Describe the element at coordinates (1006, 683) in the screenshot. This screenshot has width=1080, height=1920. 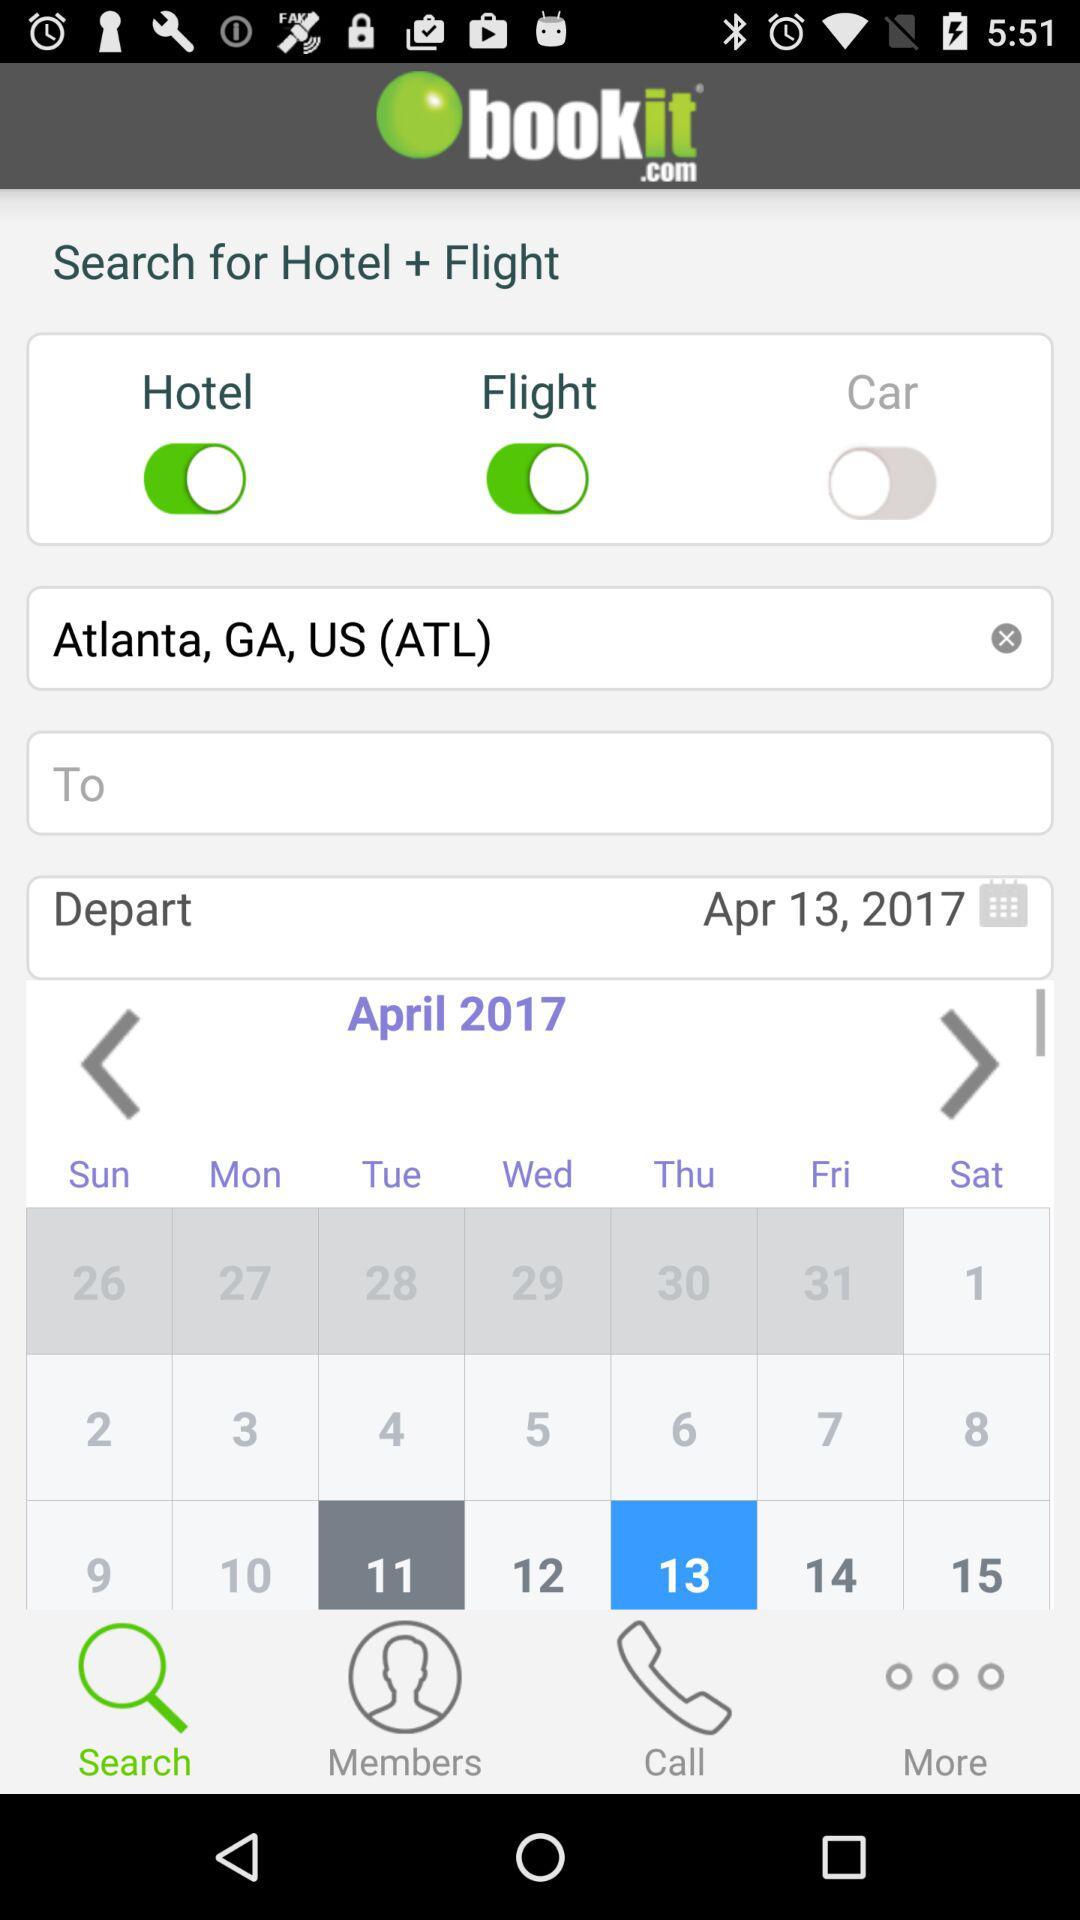
I see `the close icon` at that location.